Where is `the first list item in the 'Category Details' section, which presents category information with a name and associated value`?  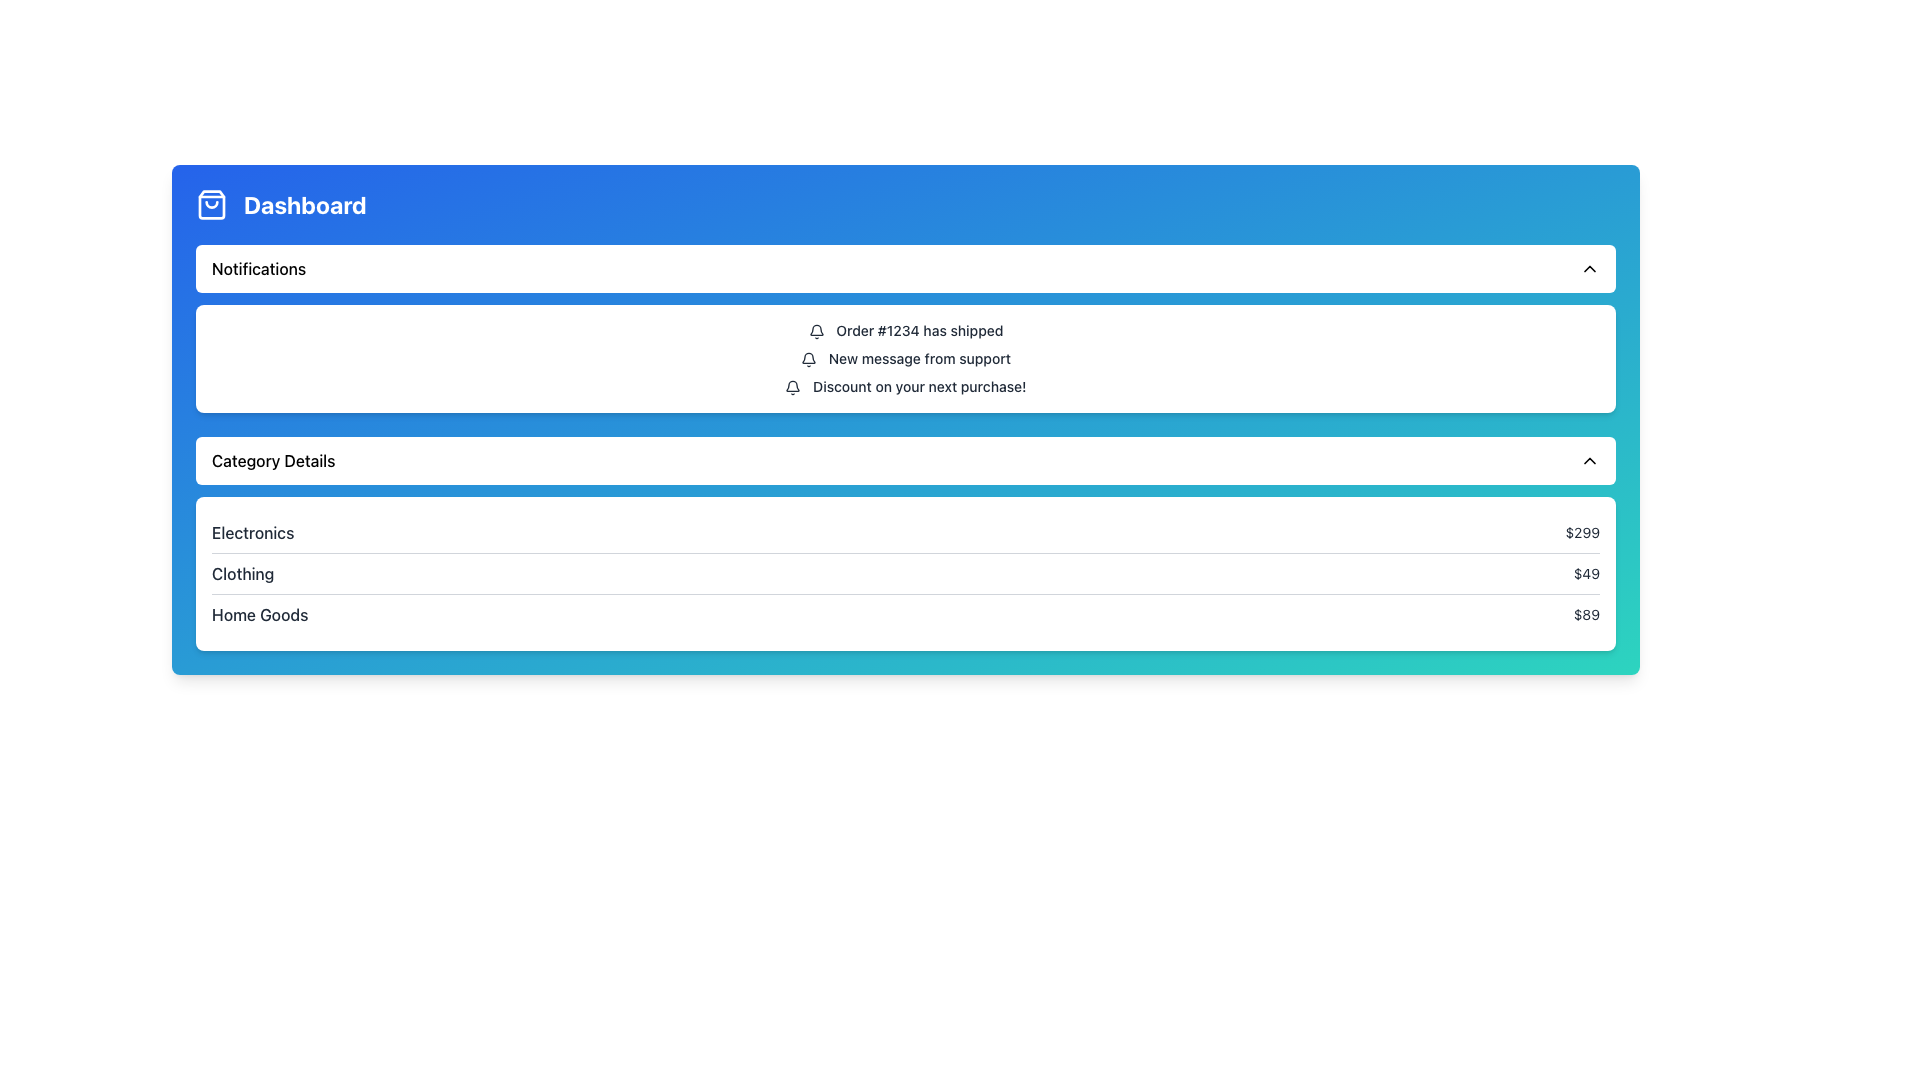 the first list item in the 'Category Details' section, which presents category information with a name and associated value is located at coordinates (905, 532).